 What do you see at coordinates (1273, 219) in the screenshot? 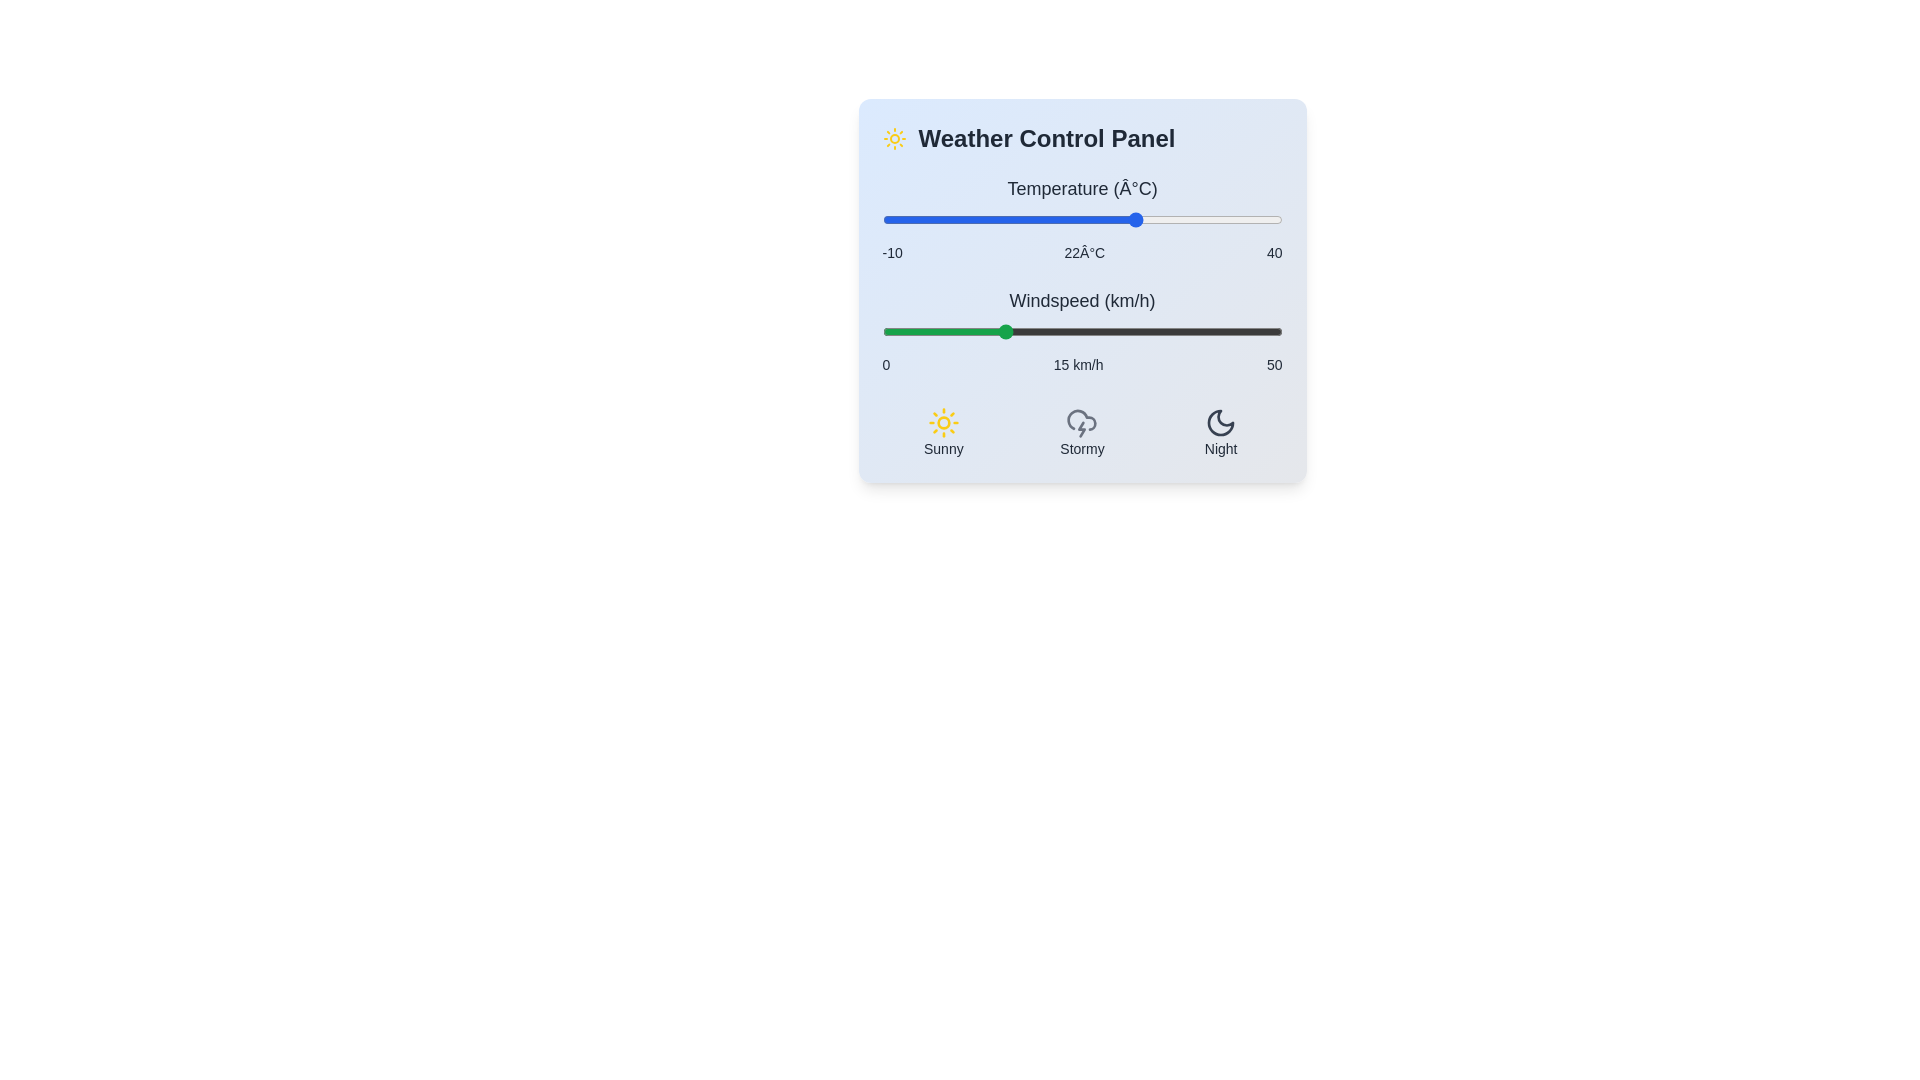
I see `the Temperature slider` at bounding box center [1273, 219].